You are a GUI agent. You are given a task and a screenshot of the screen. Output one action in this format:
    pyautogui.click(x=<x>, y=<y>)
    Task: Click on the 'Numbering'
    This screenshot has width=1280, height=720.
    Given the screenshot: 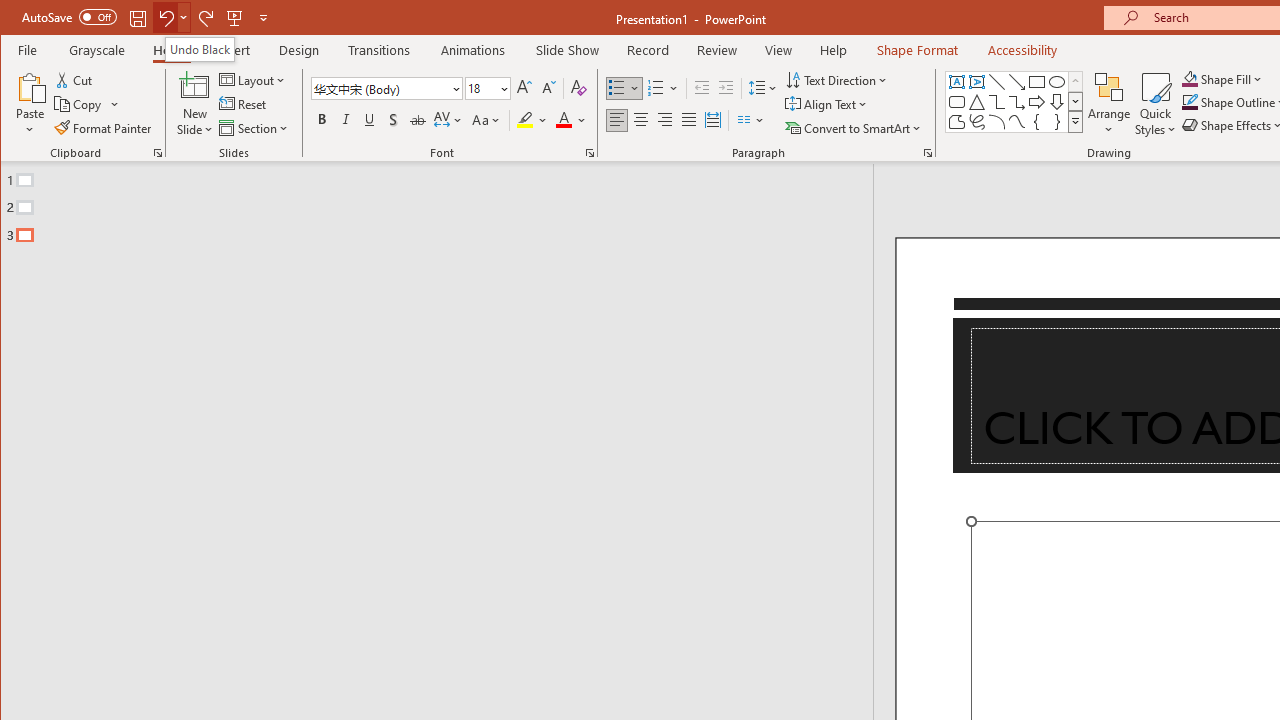 What is the action you would take?
    pyautogui.click(x=656, y=87)
    